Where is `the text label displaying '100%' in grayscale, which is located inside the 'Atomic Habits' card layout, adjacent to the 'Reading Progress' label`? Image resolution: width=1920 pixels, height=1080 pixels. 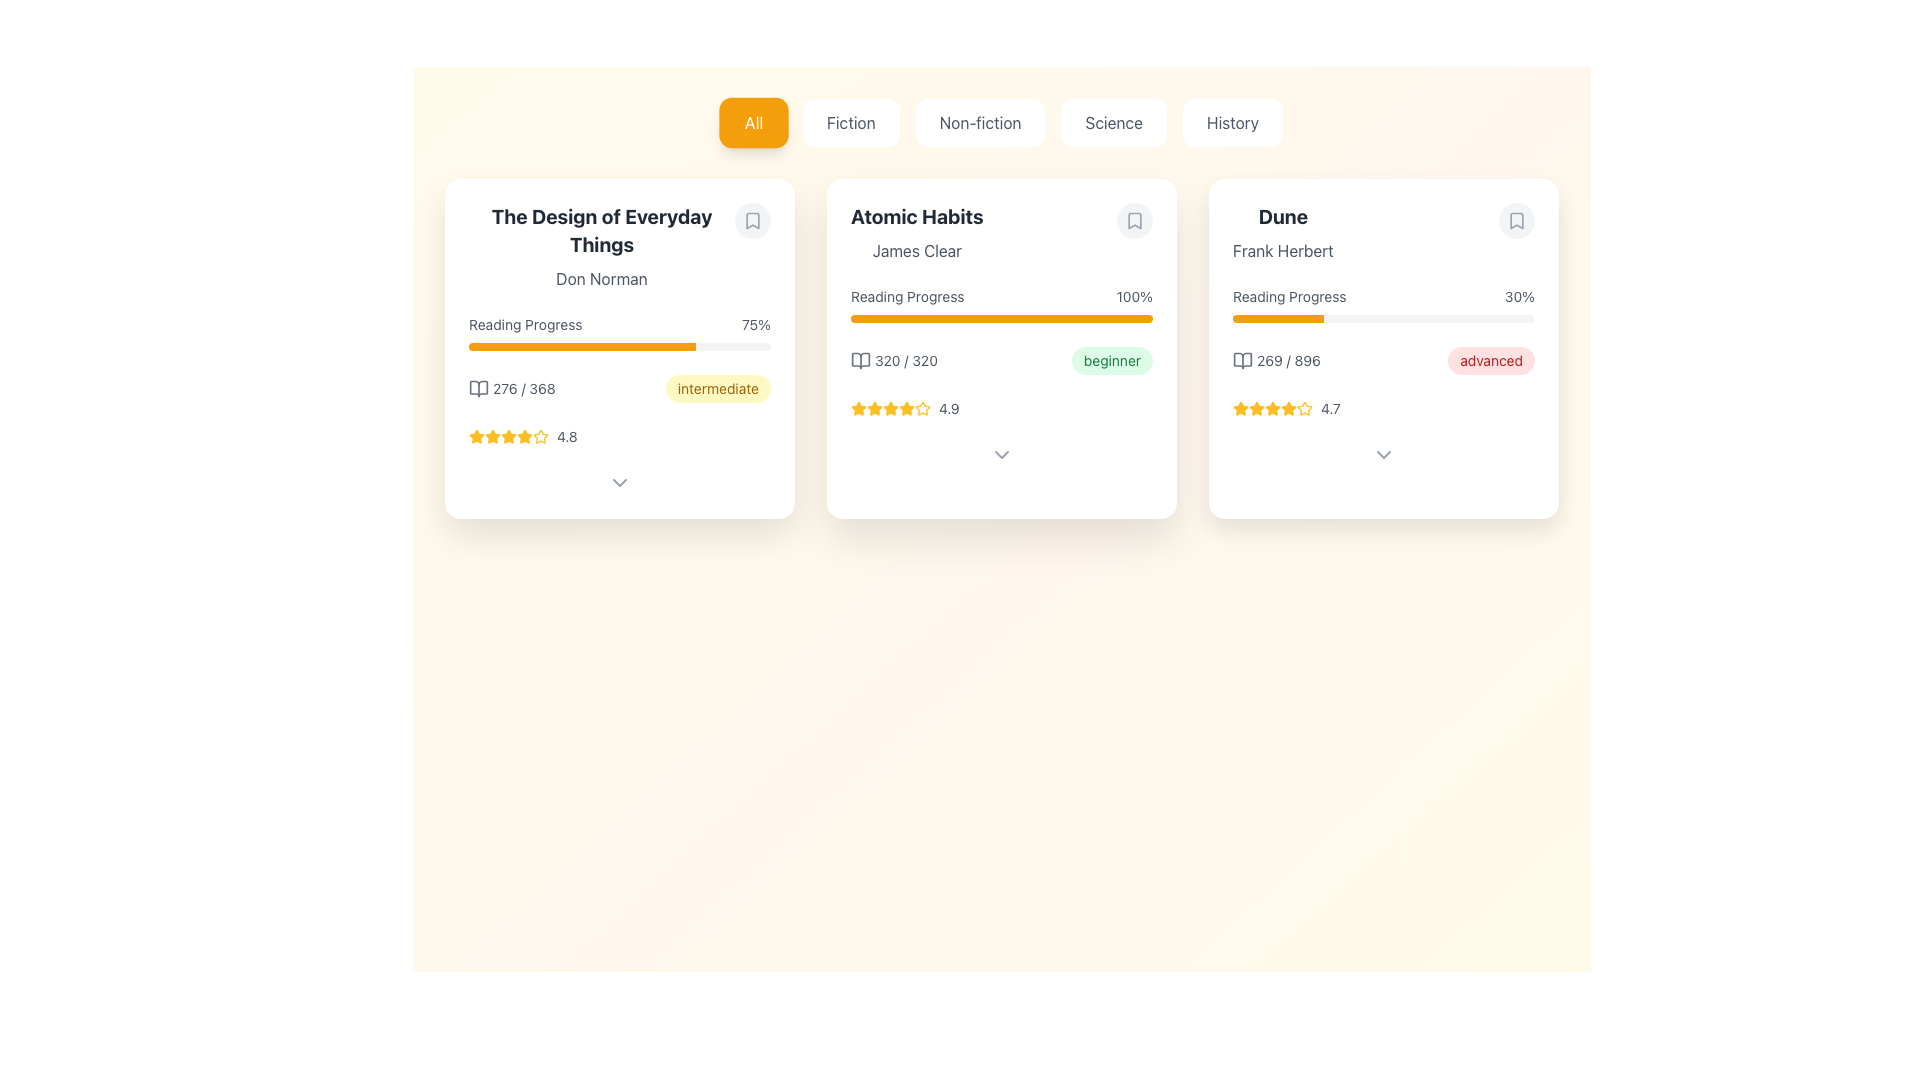
the text label displaying '100%' in grayscale, which is located inside the 'Atomic Habits' card layout, adjacent to the 'Reading Progress' label is located at coordinates (1134, 297).